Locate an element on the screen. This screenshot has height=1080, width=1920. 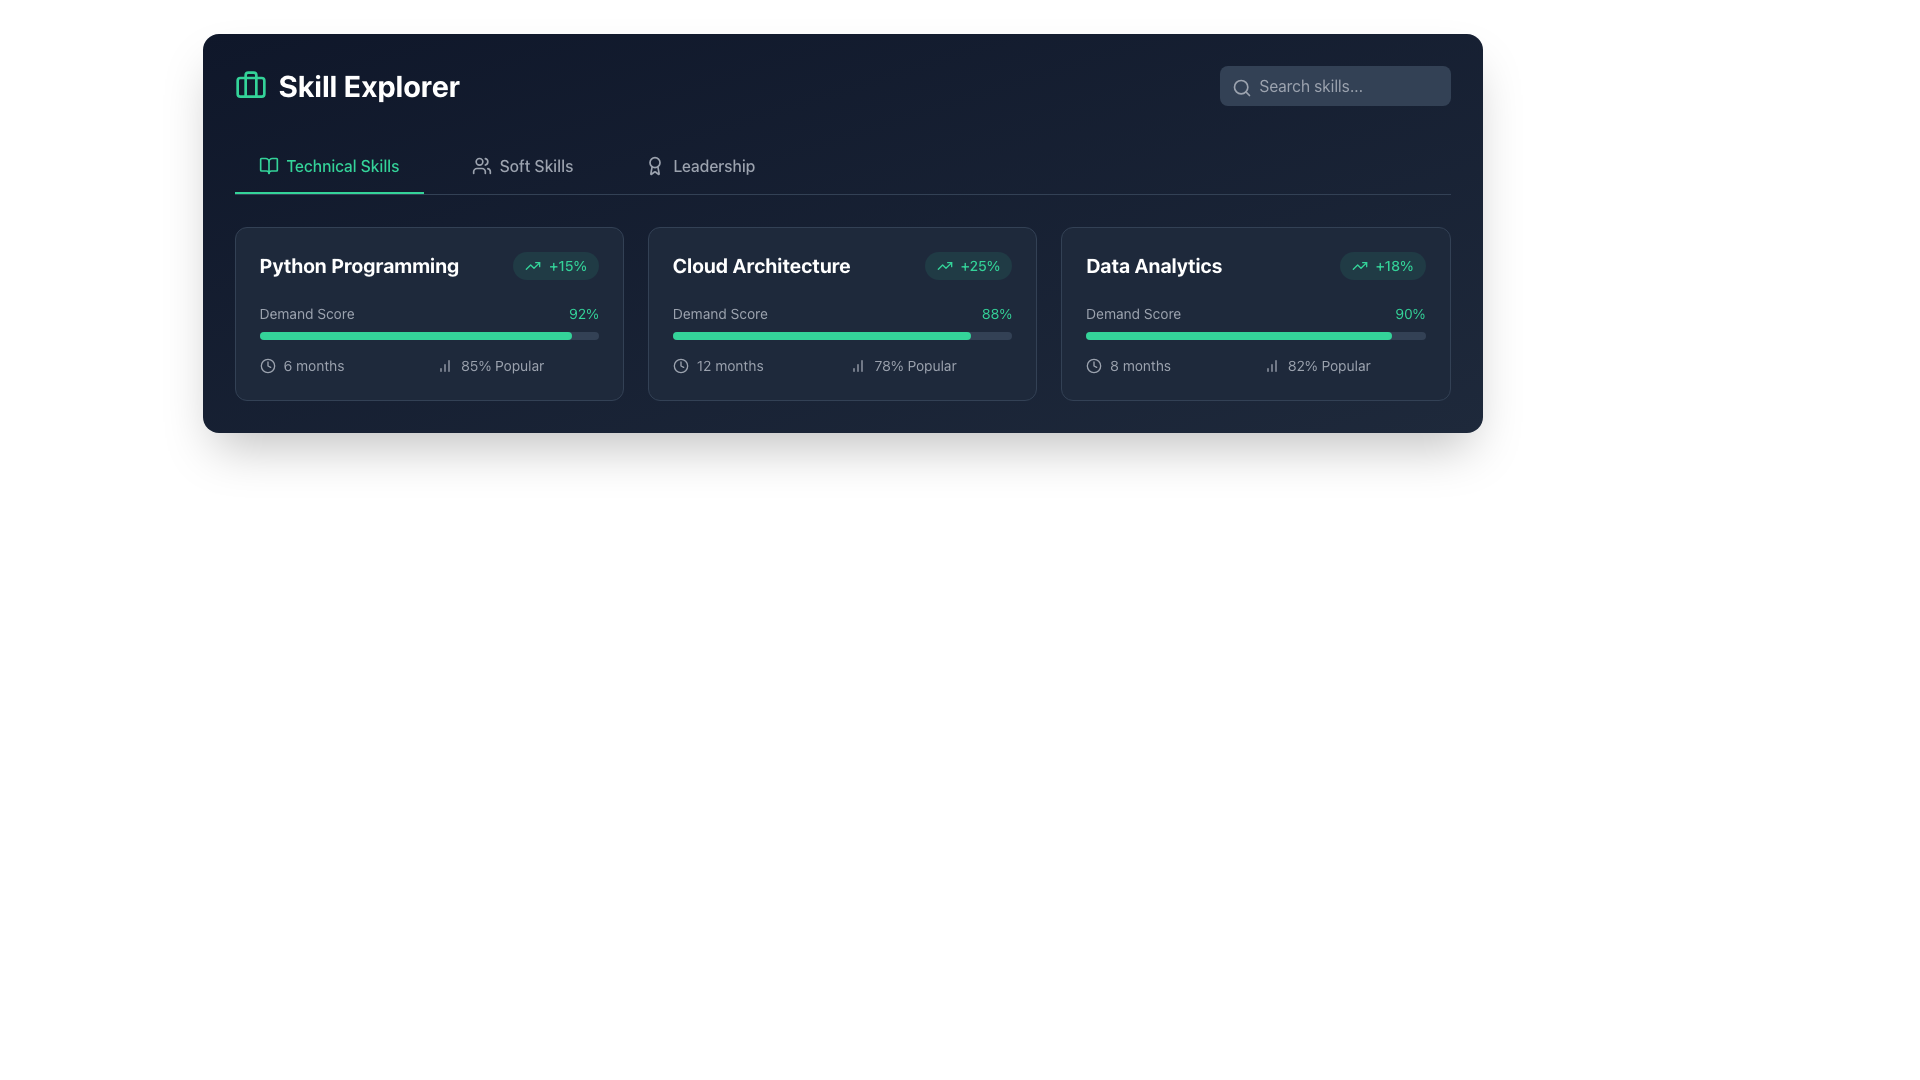
the text label displaying '12 months' with an adjacent clock icon, located below the 'Cloud Architecture' section and to the left of the '78% Popular' indicator is located at coordinates (752, 366).